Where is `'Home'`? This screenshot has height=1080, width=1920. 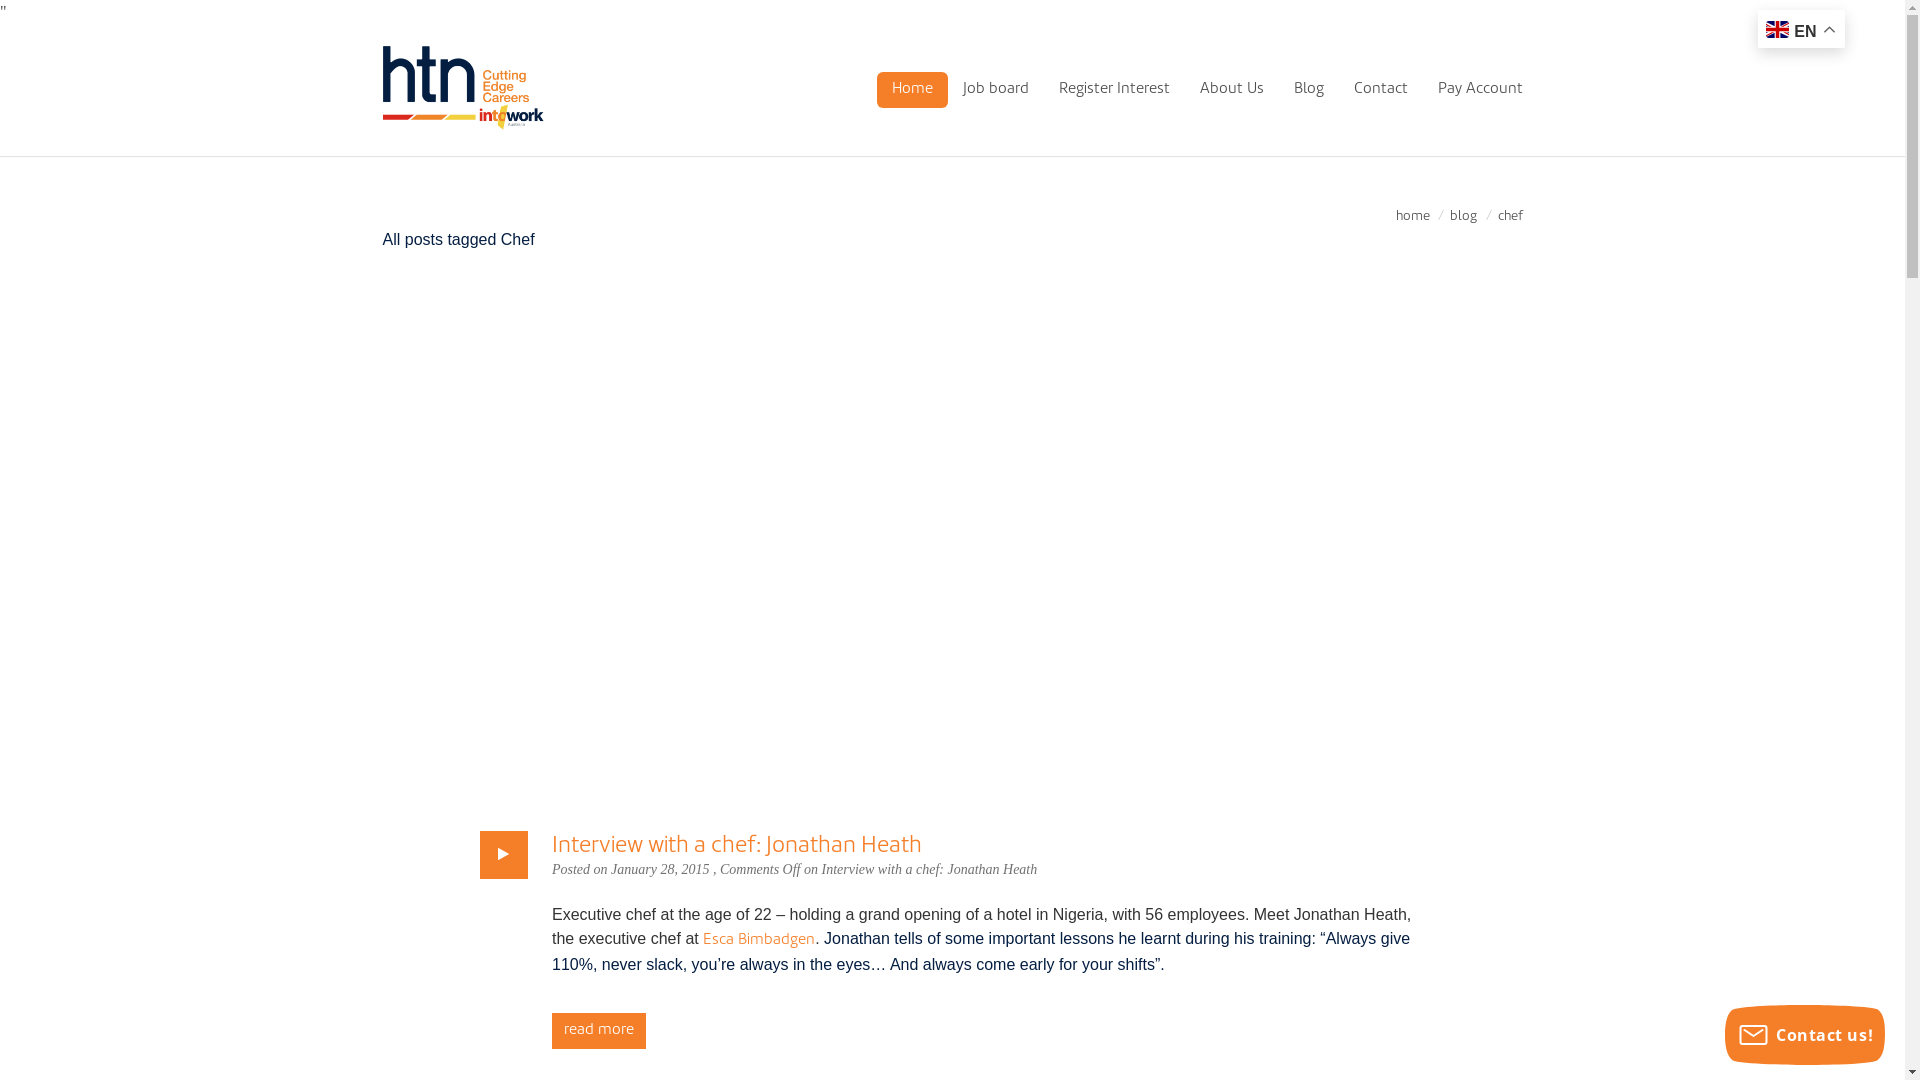 'Home' is located at coordinates (910, 88).